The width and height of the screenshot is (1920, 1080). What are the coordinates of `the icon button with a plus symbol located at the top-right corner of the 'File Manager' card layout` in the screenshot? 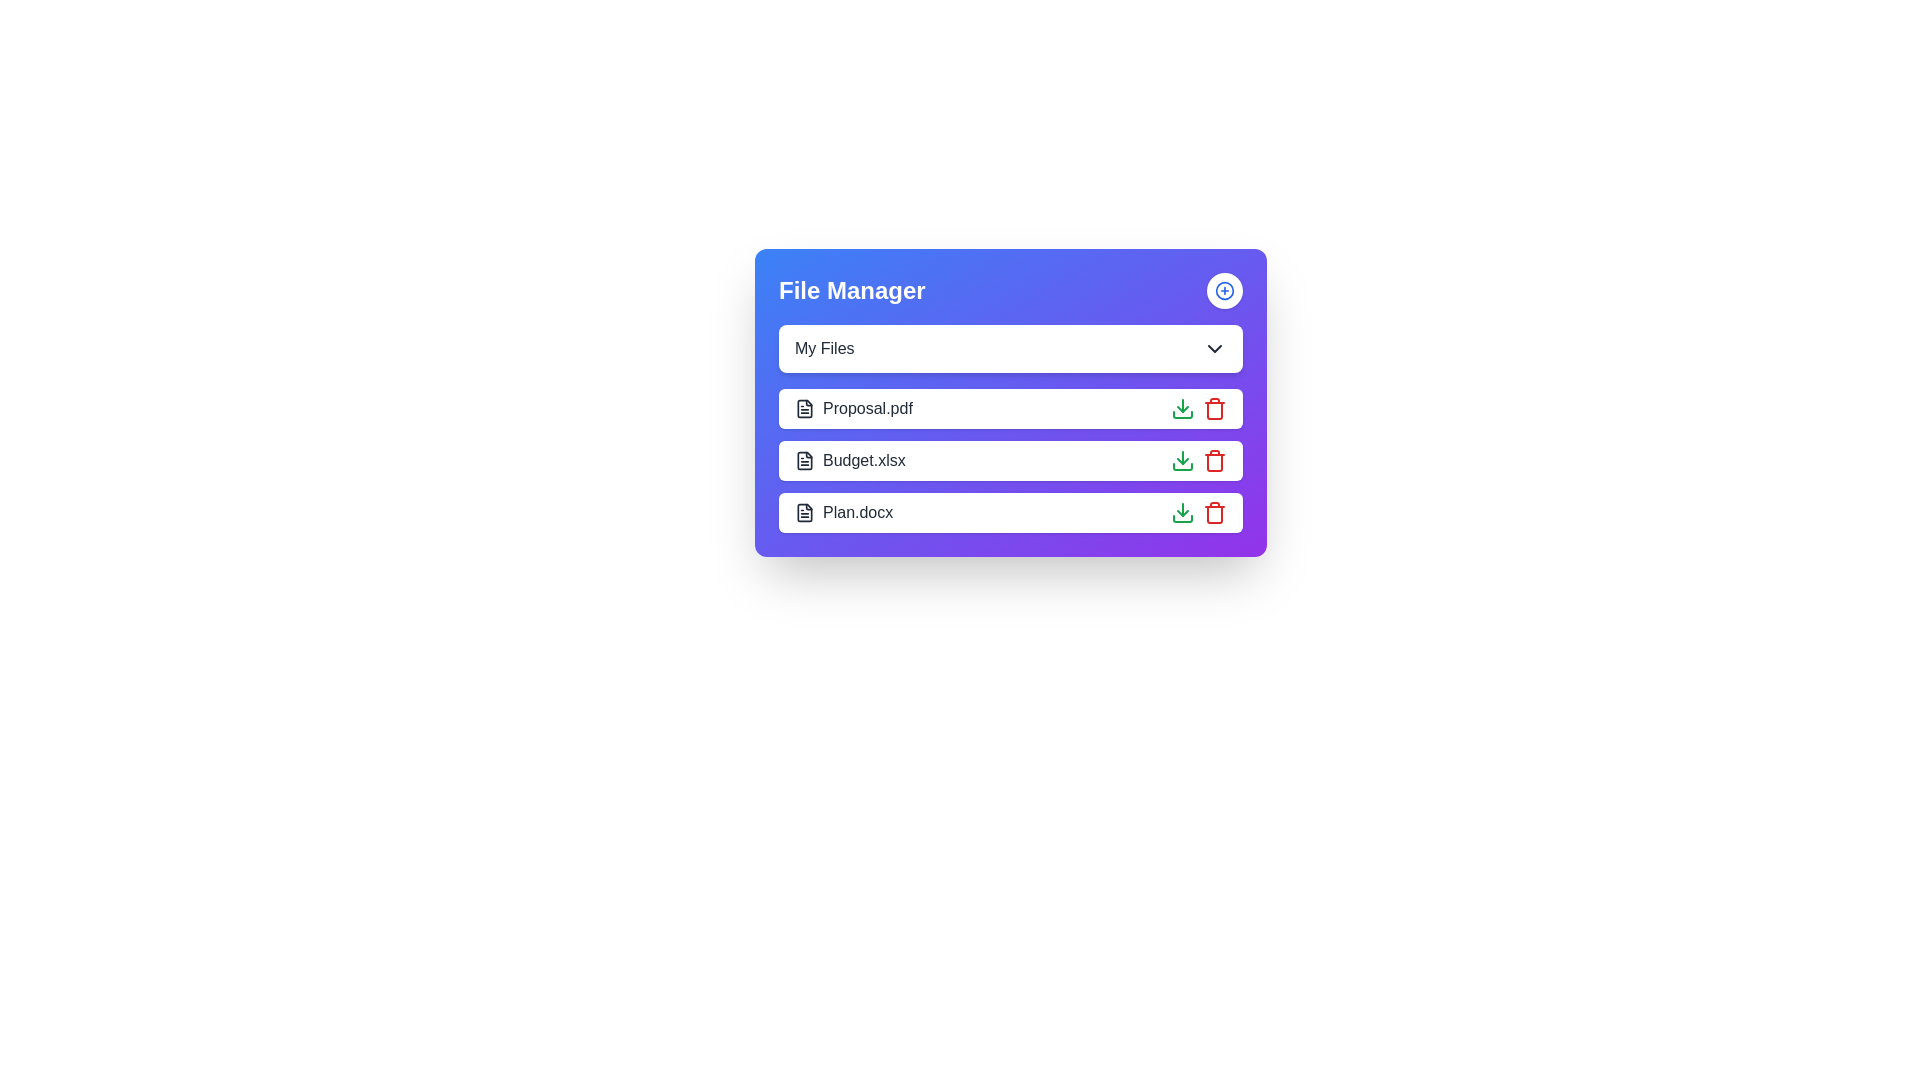 It's located at (1223, 290).